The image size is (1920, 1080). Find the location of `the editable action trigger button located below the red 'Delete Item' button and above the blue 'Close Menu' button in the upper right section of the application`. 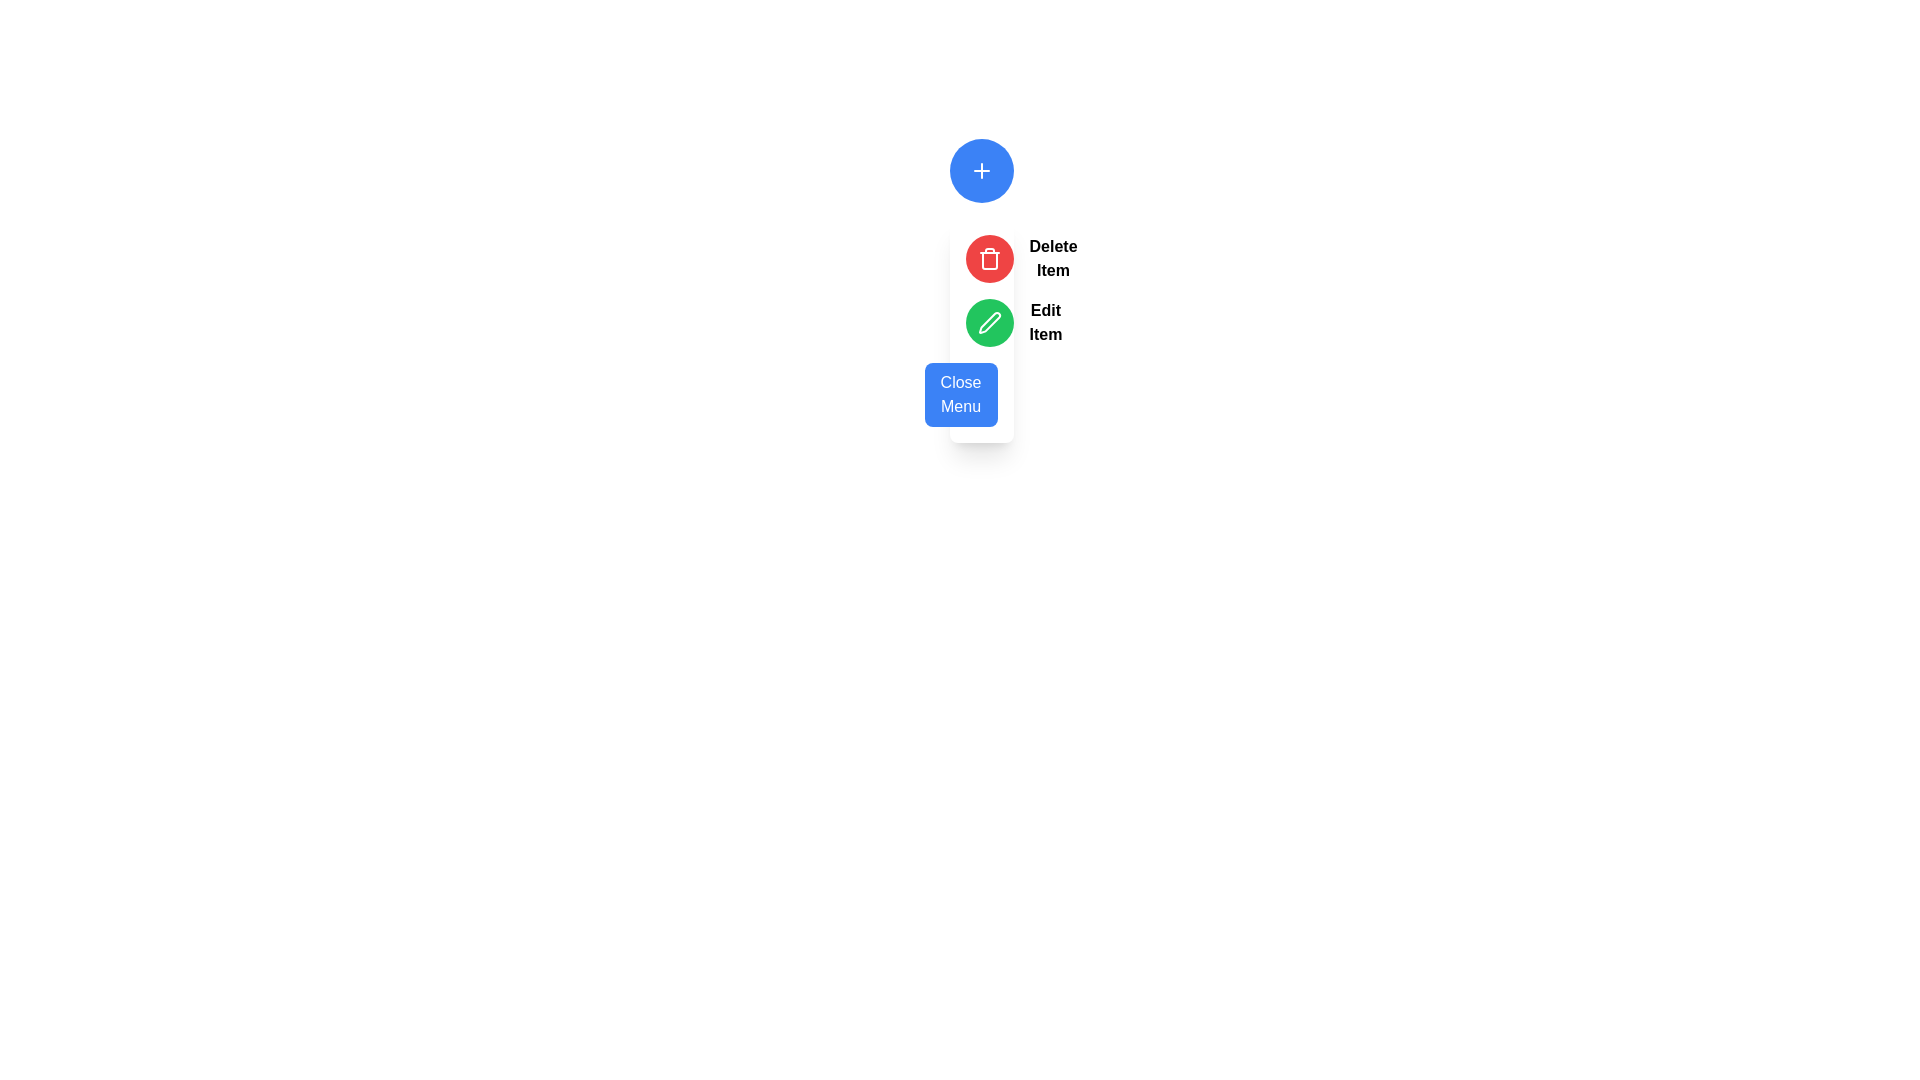

the editable action trigger button located below the red 'Delete Item' button and above the blue 'Close Menu' button in the upper right section of the application is located at coordinates (981, 322).